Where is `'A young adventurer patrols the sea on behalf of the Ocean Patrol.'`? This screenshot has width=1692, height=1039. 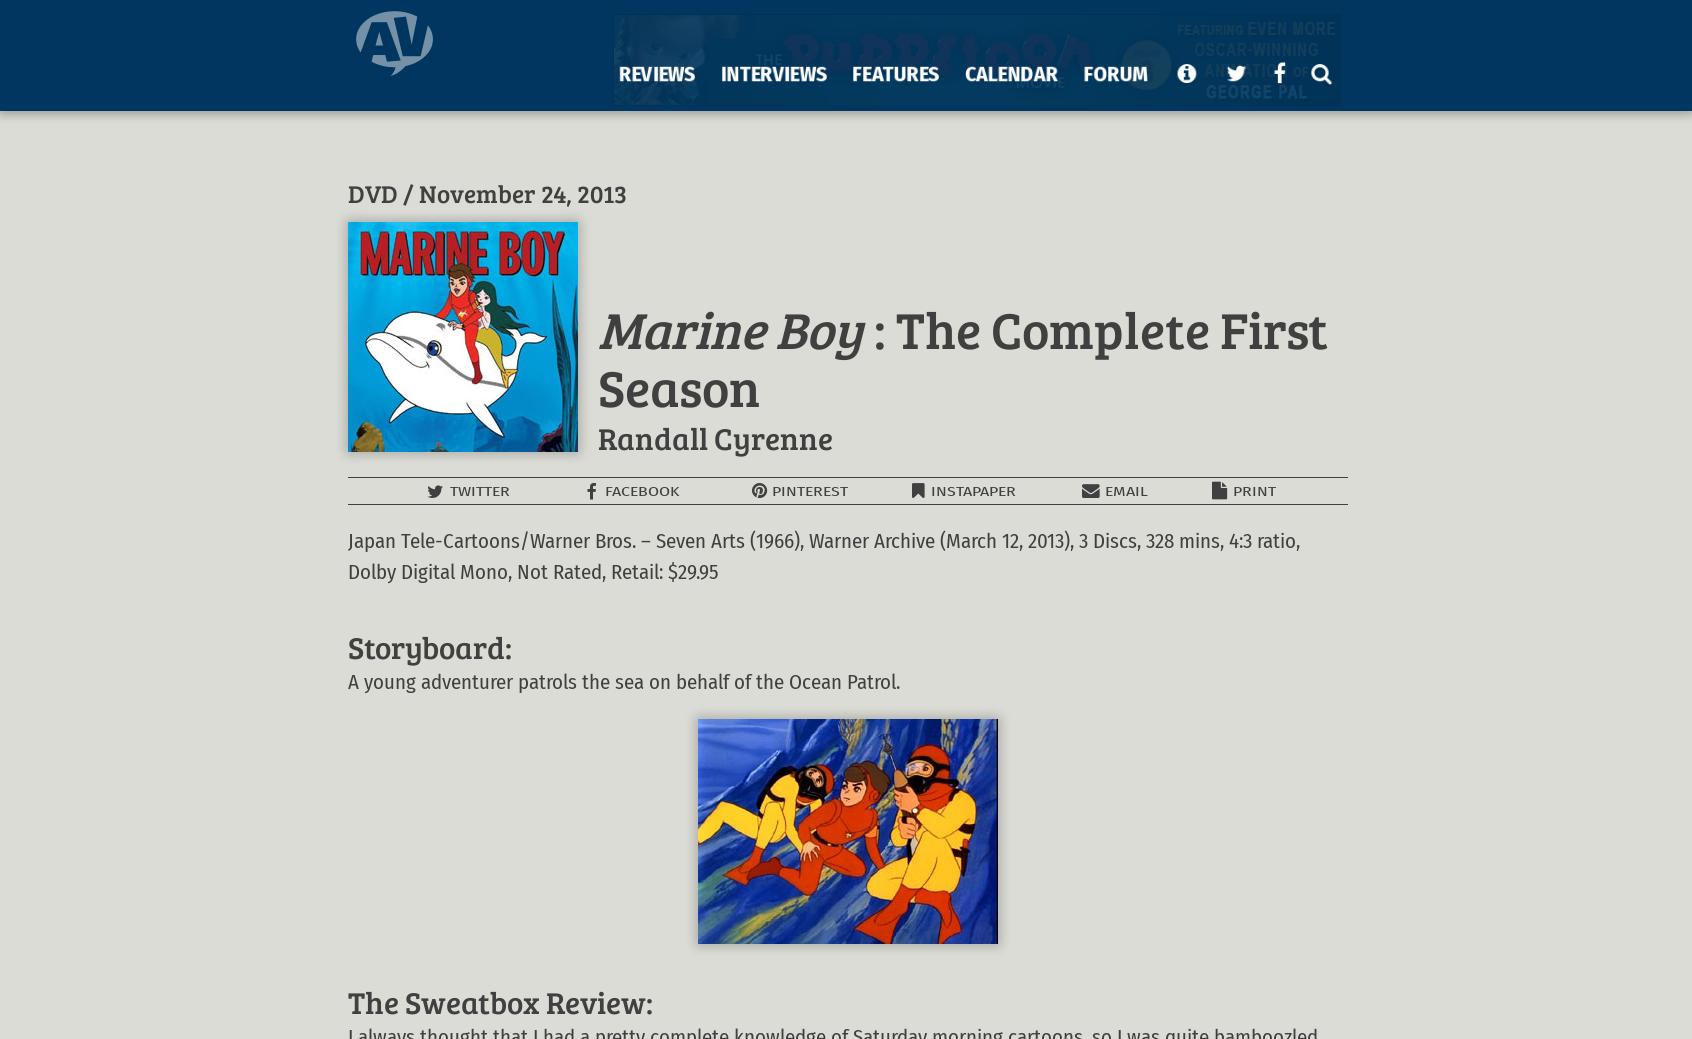 'A young adventurer patrols the sea on behalf of the Ocean Patrol.' is located at coordinates (623, 681).